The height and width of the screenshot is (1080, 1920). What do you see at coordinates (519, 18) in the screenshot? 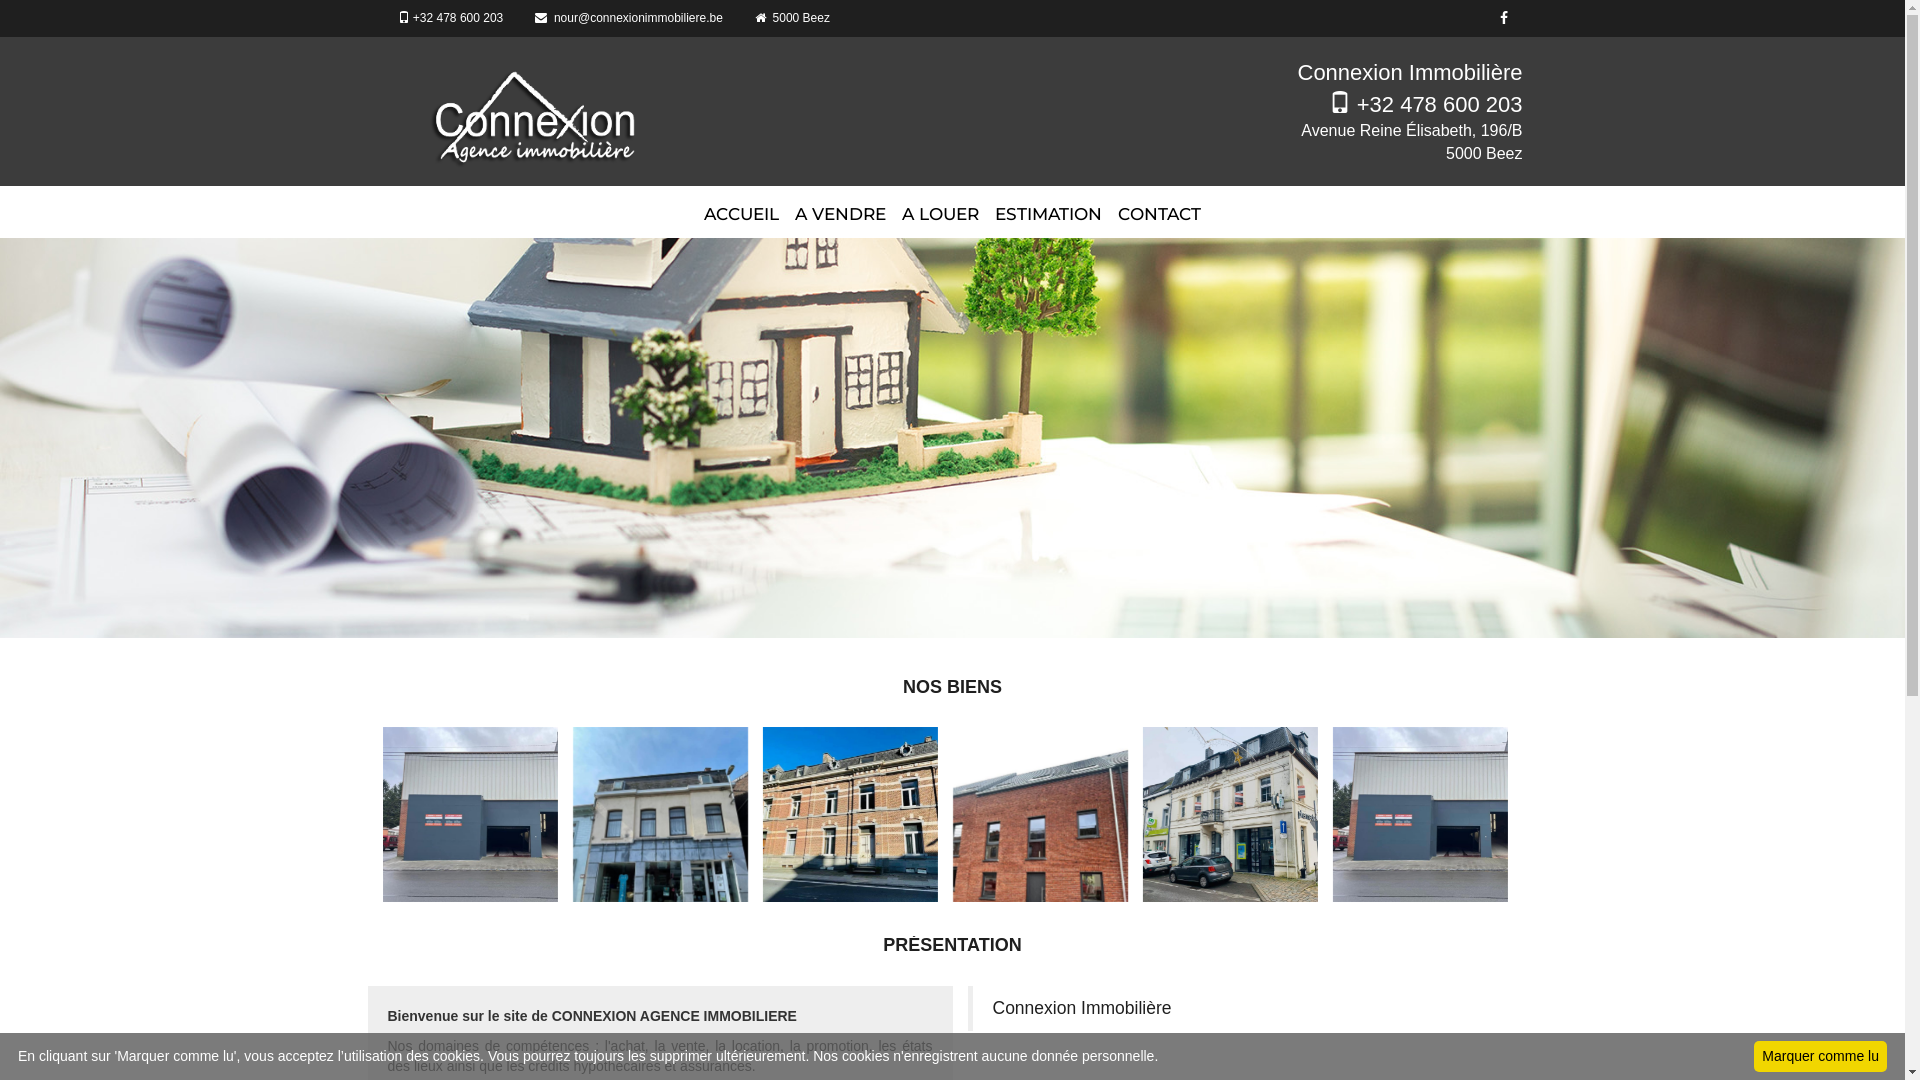
I see `' nour@connexionimmobiliere.be'` at bounding box center [519, 18].